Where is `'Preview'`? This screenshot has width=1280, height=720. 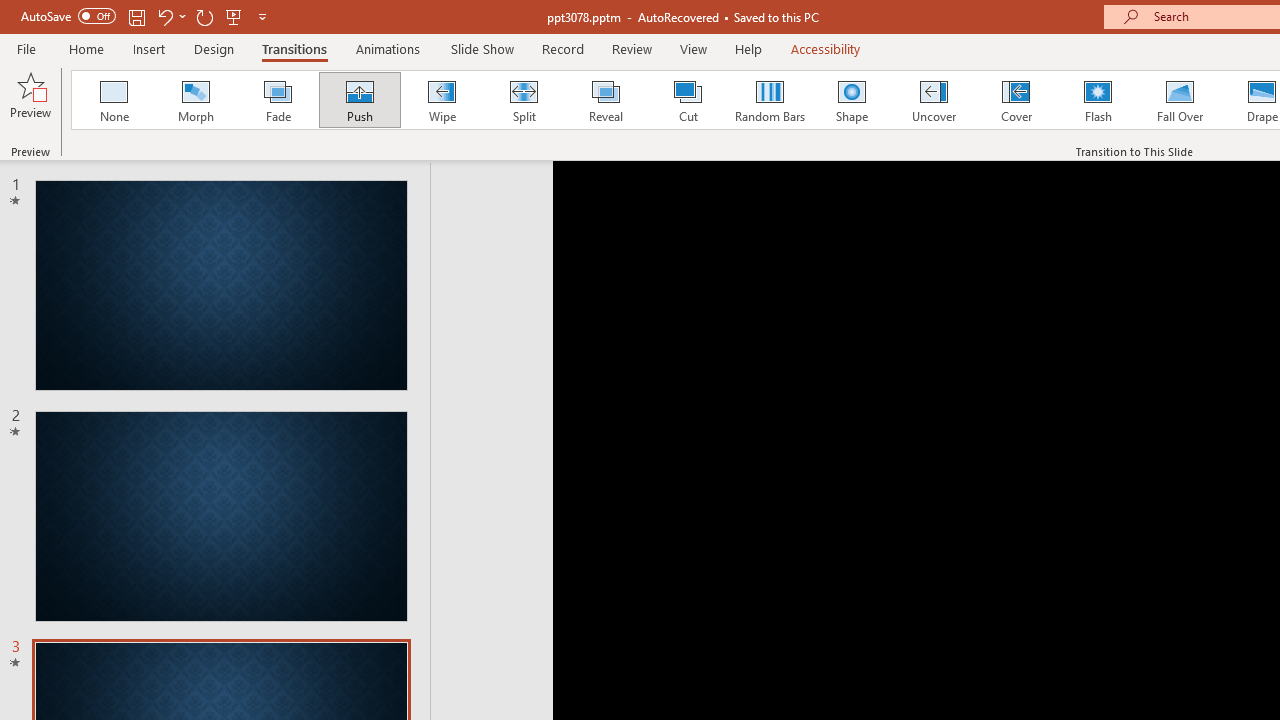 'Preview' is located at coordinates (30, 103).